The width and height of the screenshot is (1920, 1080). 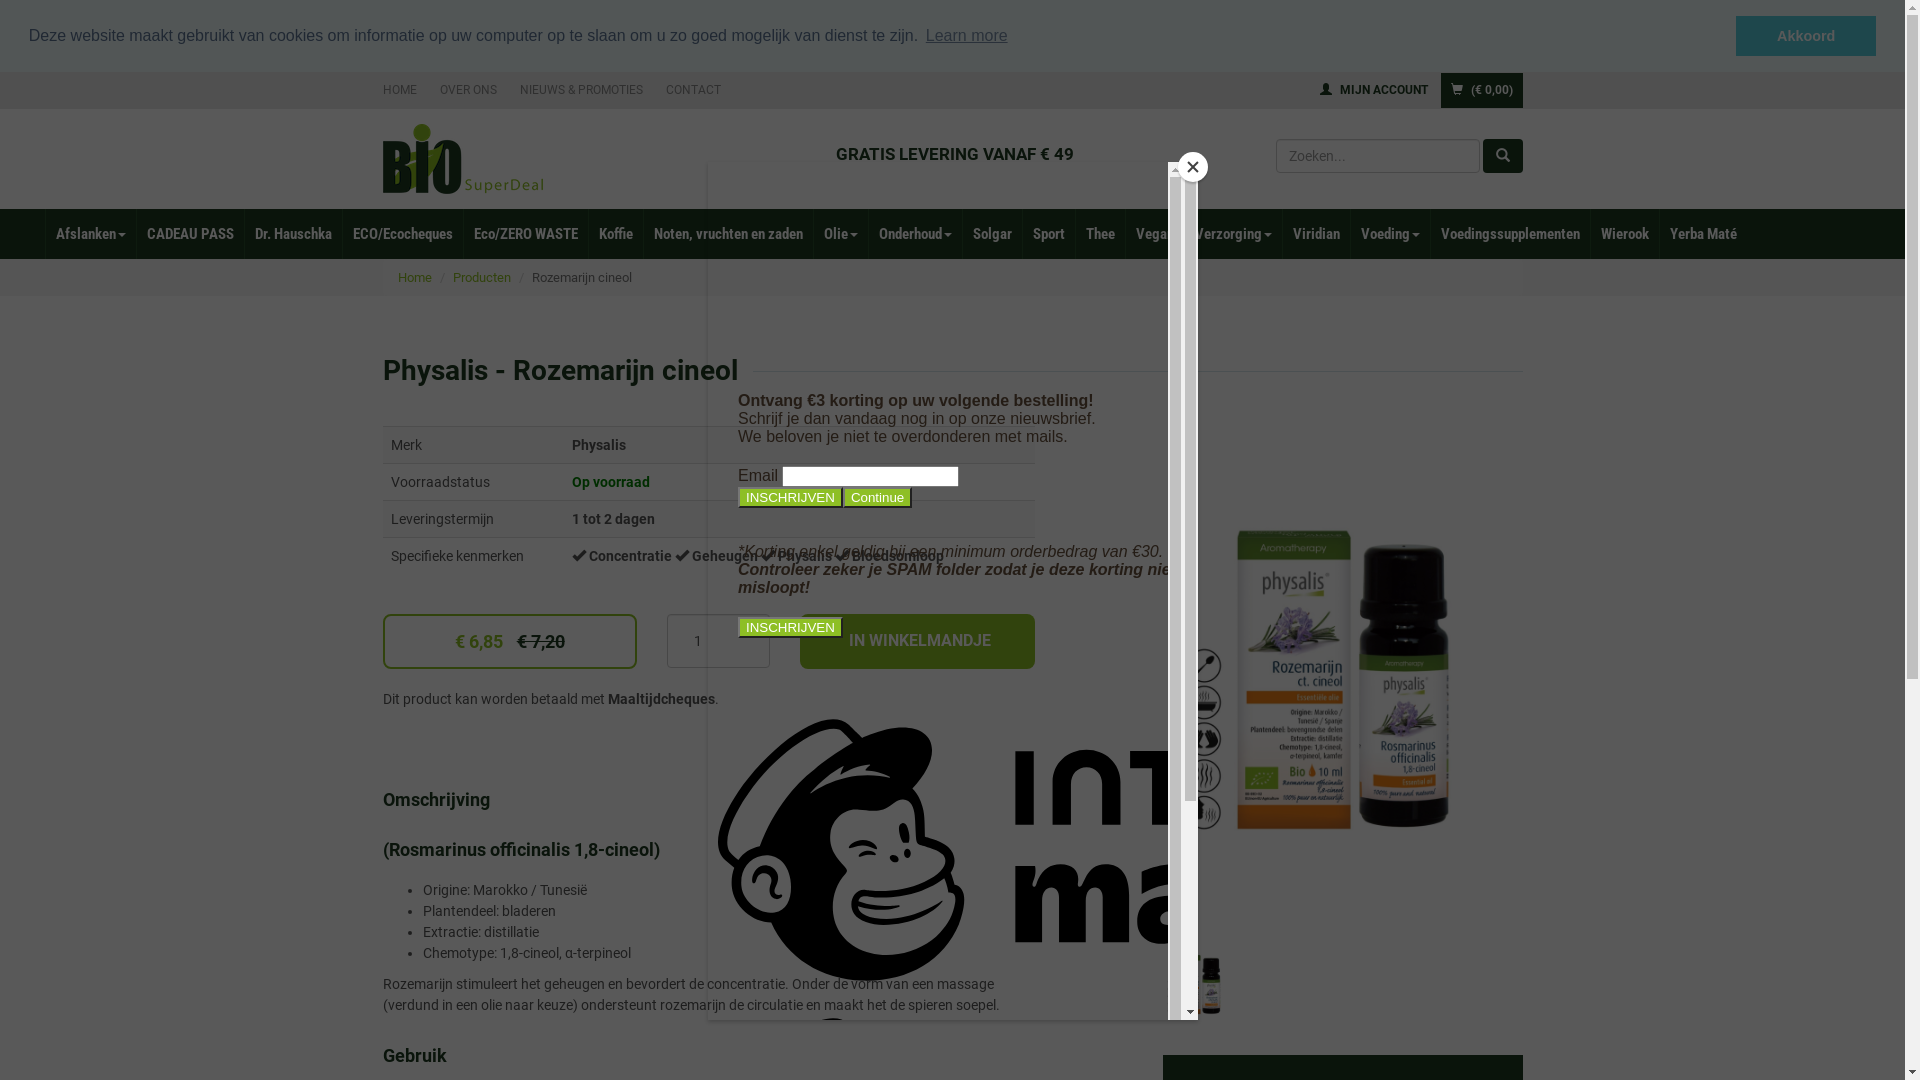 What do you see at coordinates (525, 231) in the screenshot?
I see `'Eco/ZERO WASTE'` at bounding box center [525, 231].